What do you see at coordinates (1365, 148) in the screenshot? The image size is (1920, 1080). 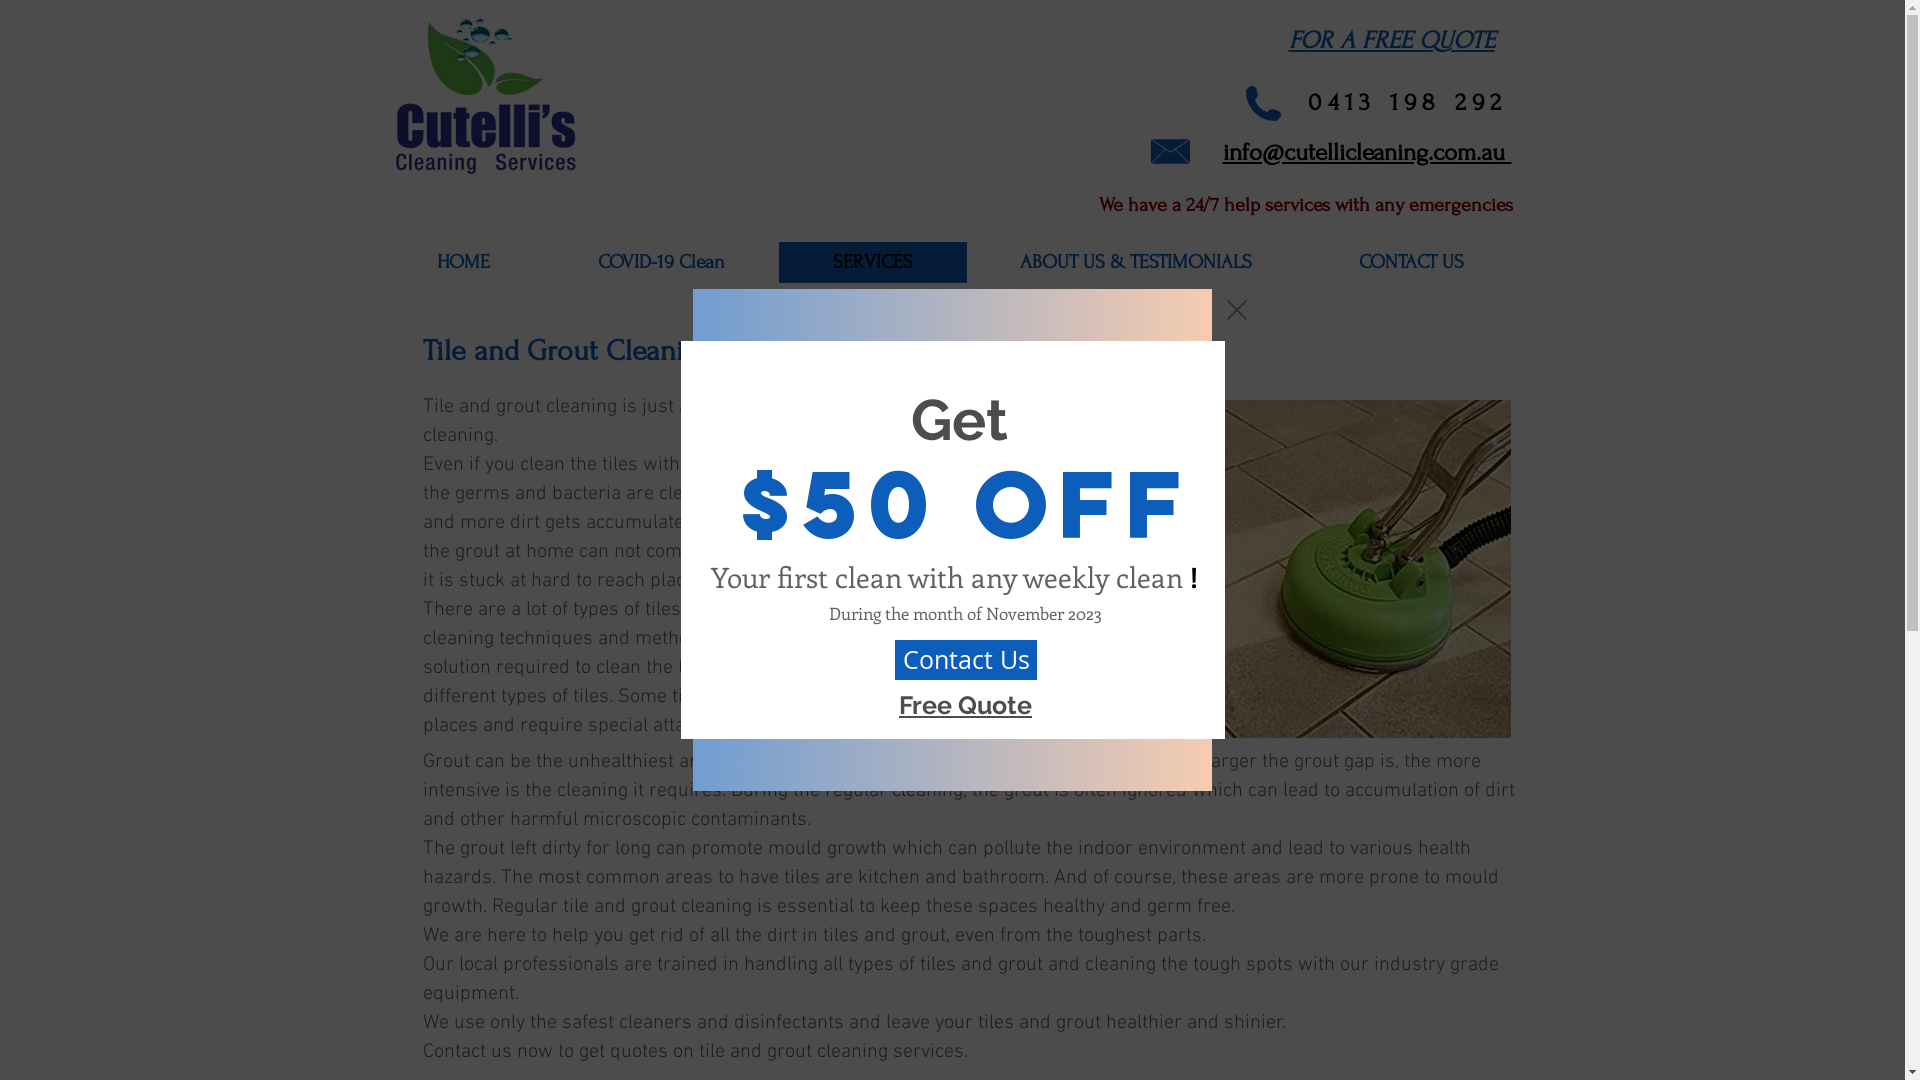 I see `'info@cutellicleaning.com.au '` at bounding box center [1365, 148].